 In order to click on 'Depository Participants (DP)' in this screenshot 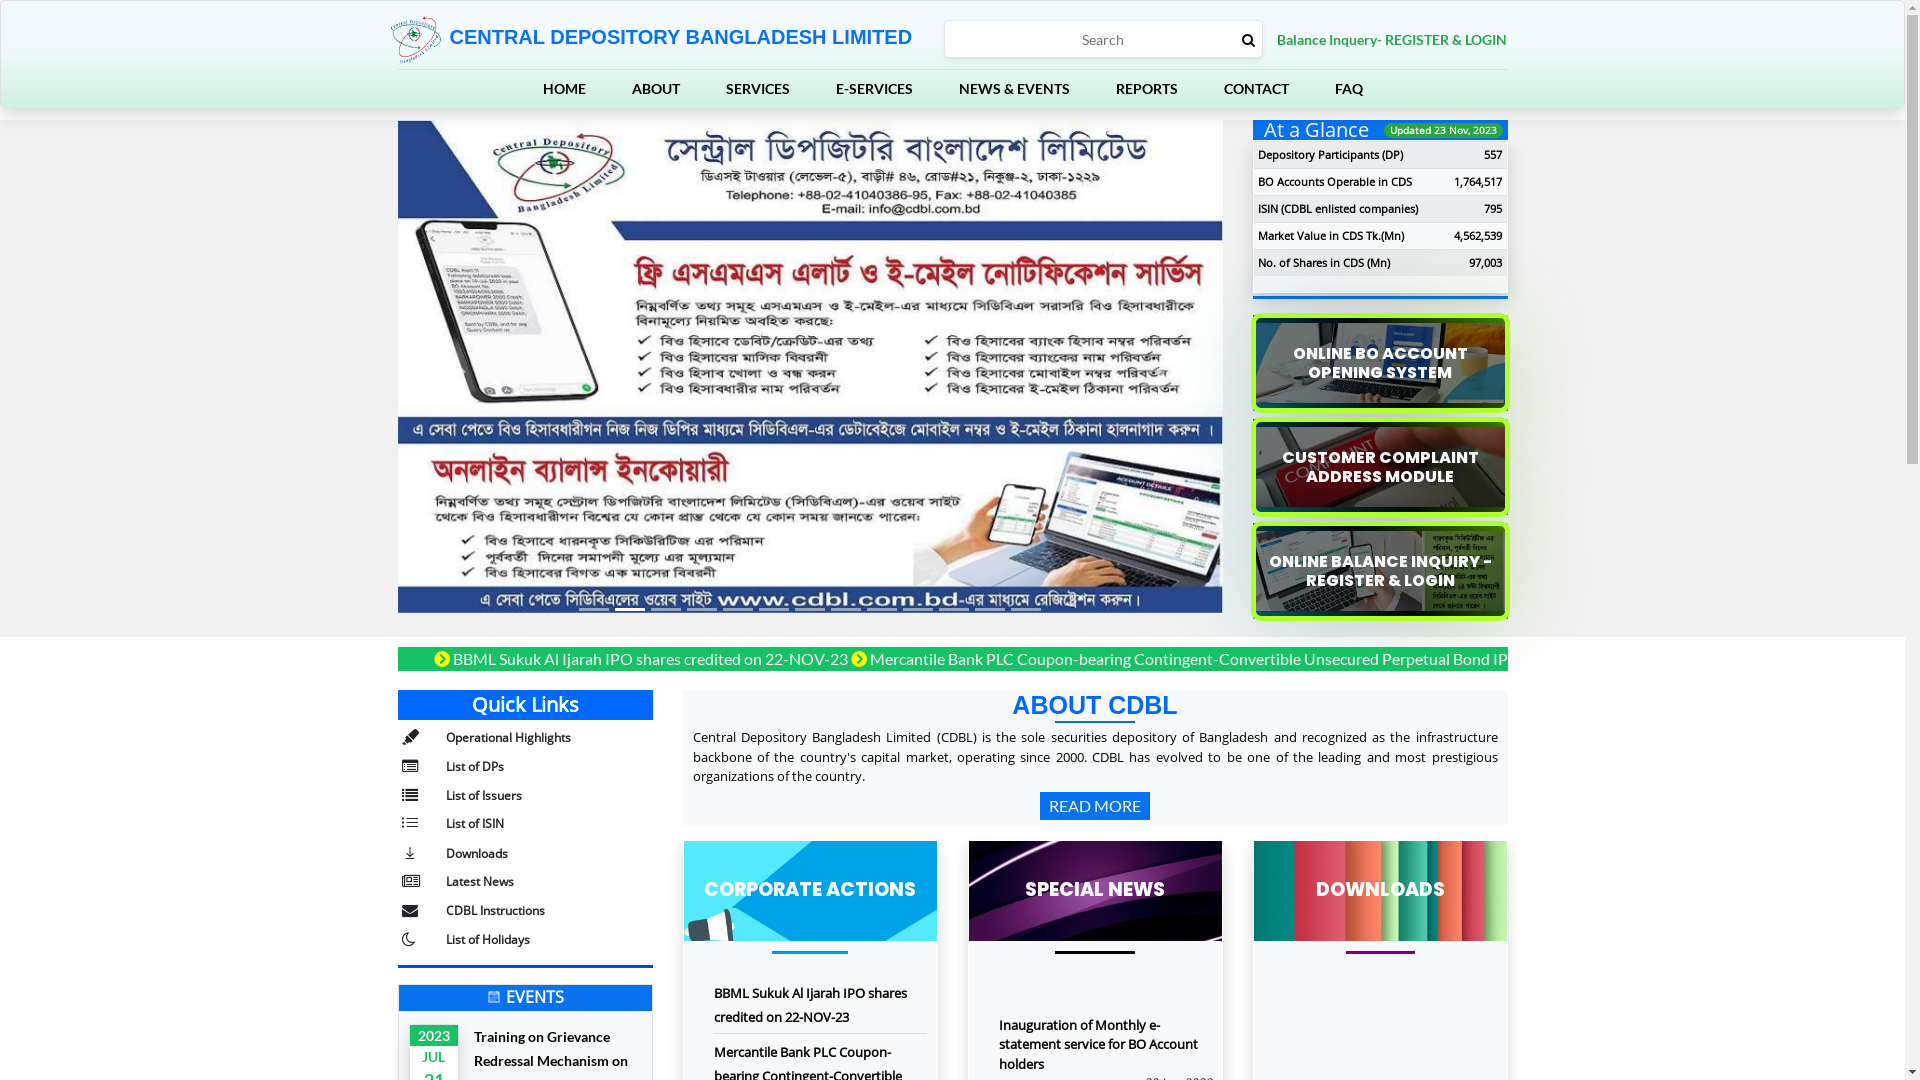, I will do `click(1256, 153)`.